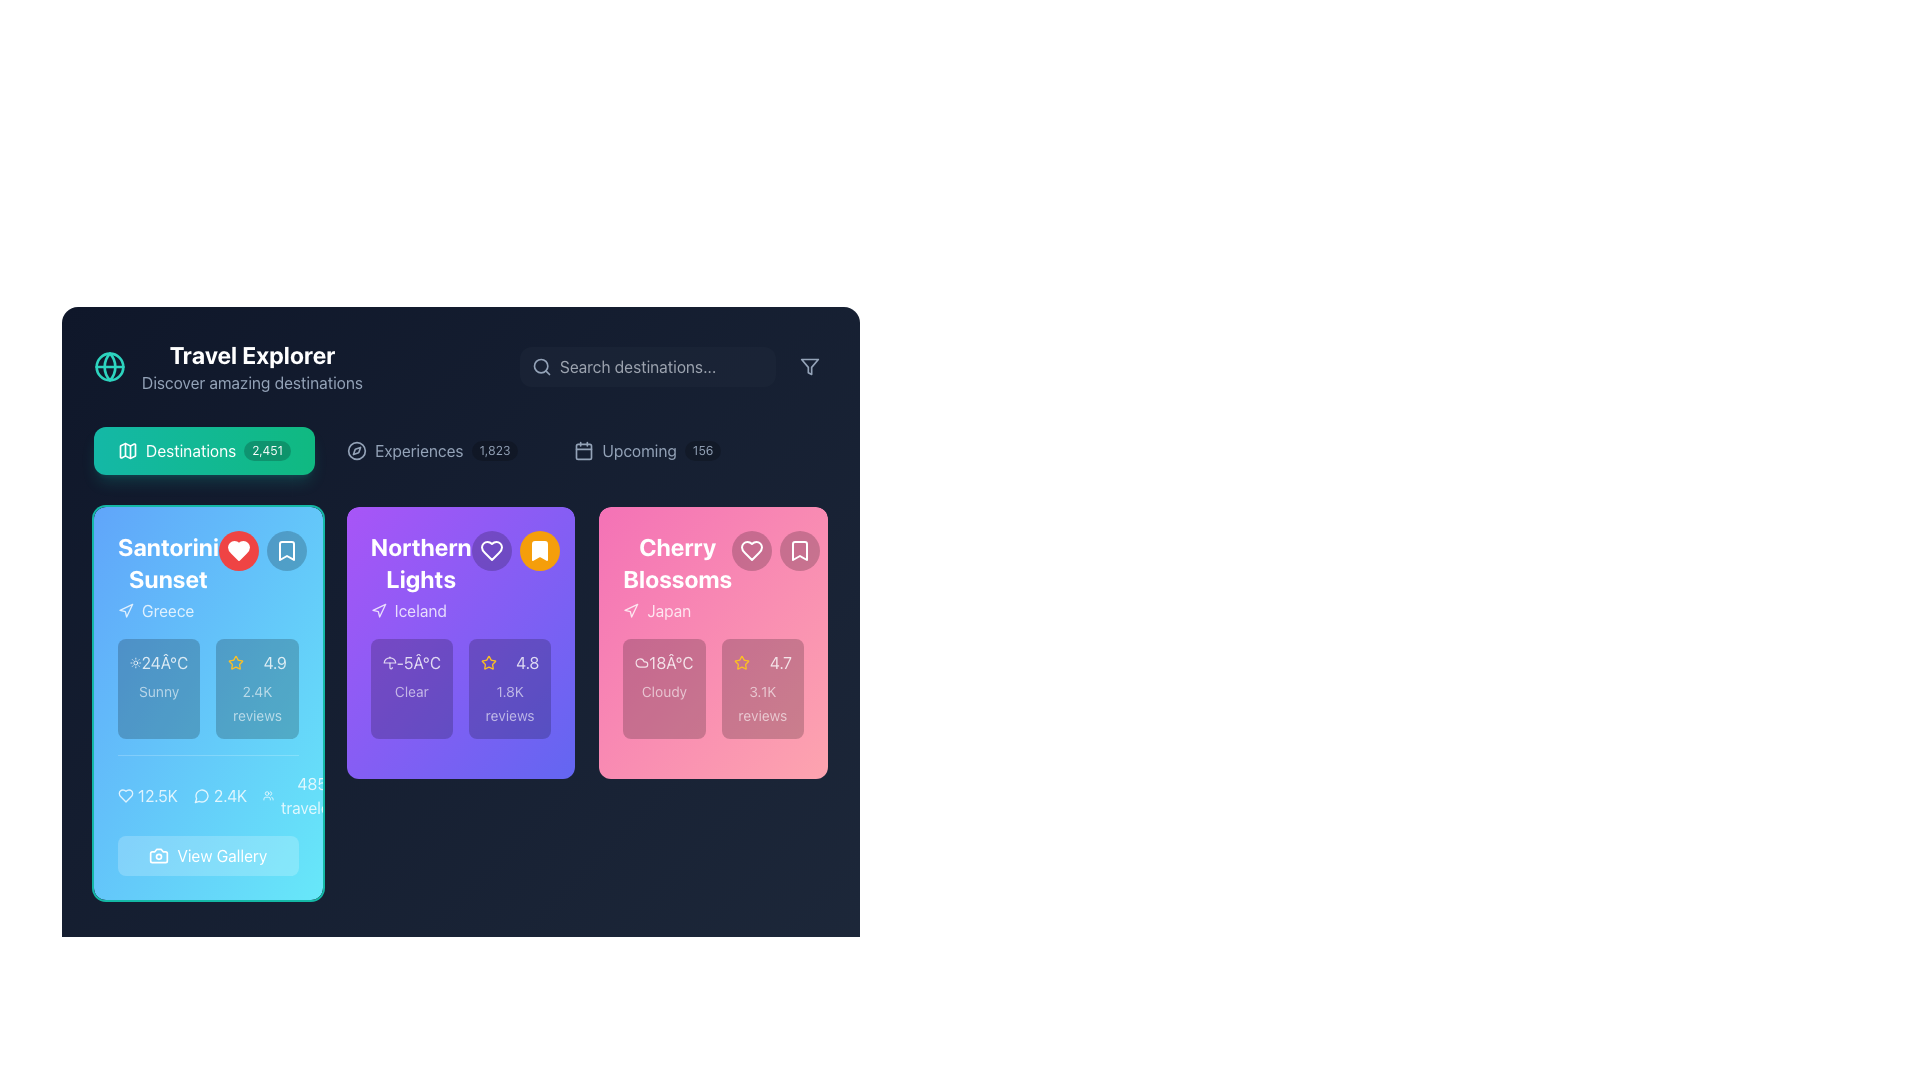 Image resolution: width=1920 pixels, height=1080 pixels. What do you see at coordinates (664, 663) in the screenshot?
I see `the temperature label displaying '18°C' next to the cloud icon within the 'Cherry Blossoms' weather card` at bounding box center [664, 663].